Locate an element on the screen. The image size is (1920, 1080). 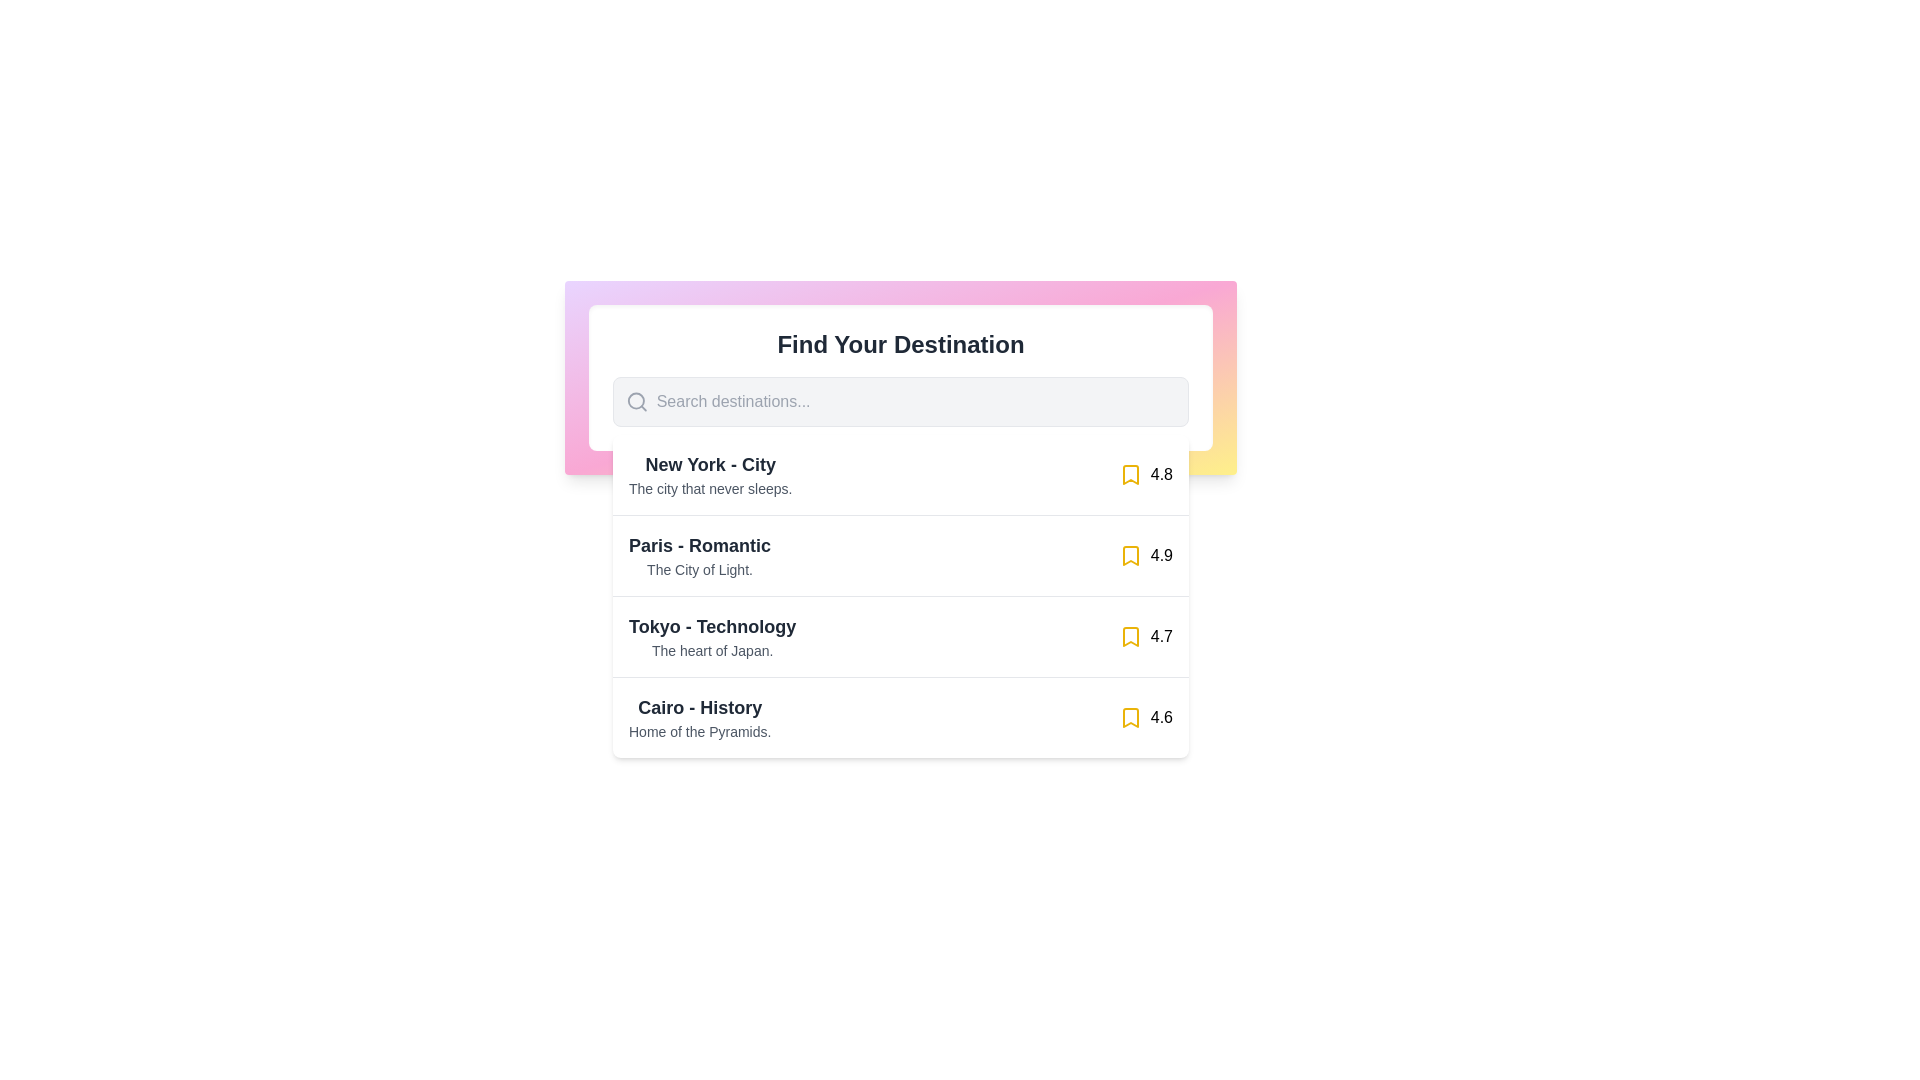
the search icon, which is represented by a magnifying glass graphic, positioned to the far left inside a rounded input field before the text input placeholder 'Search destinations...' is located at coordinates (636, 401).